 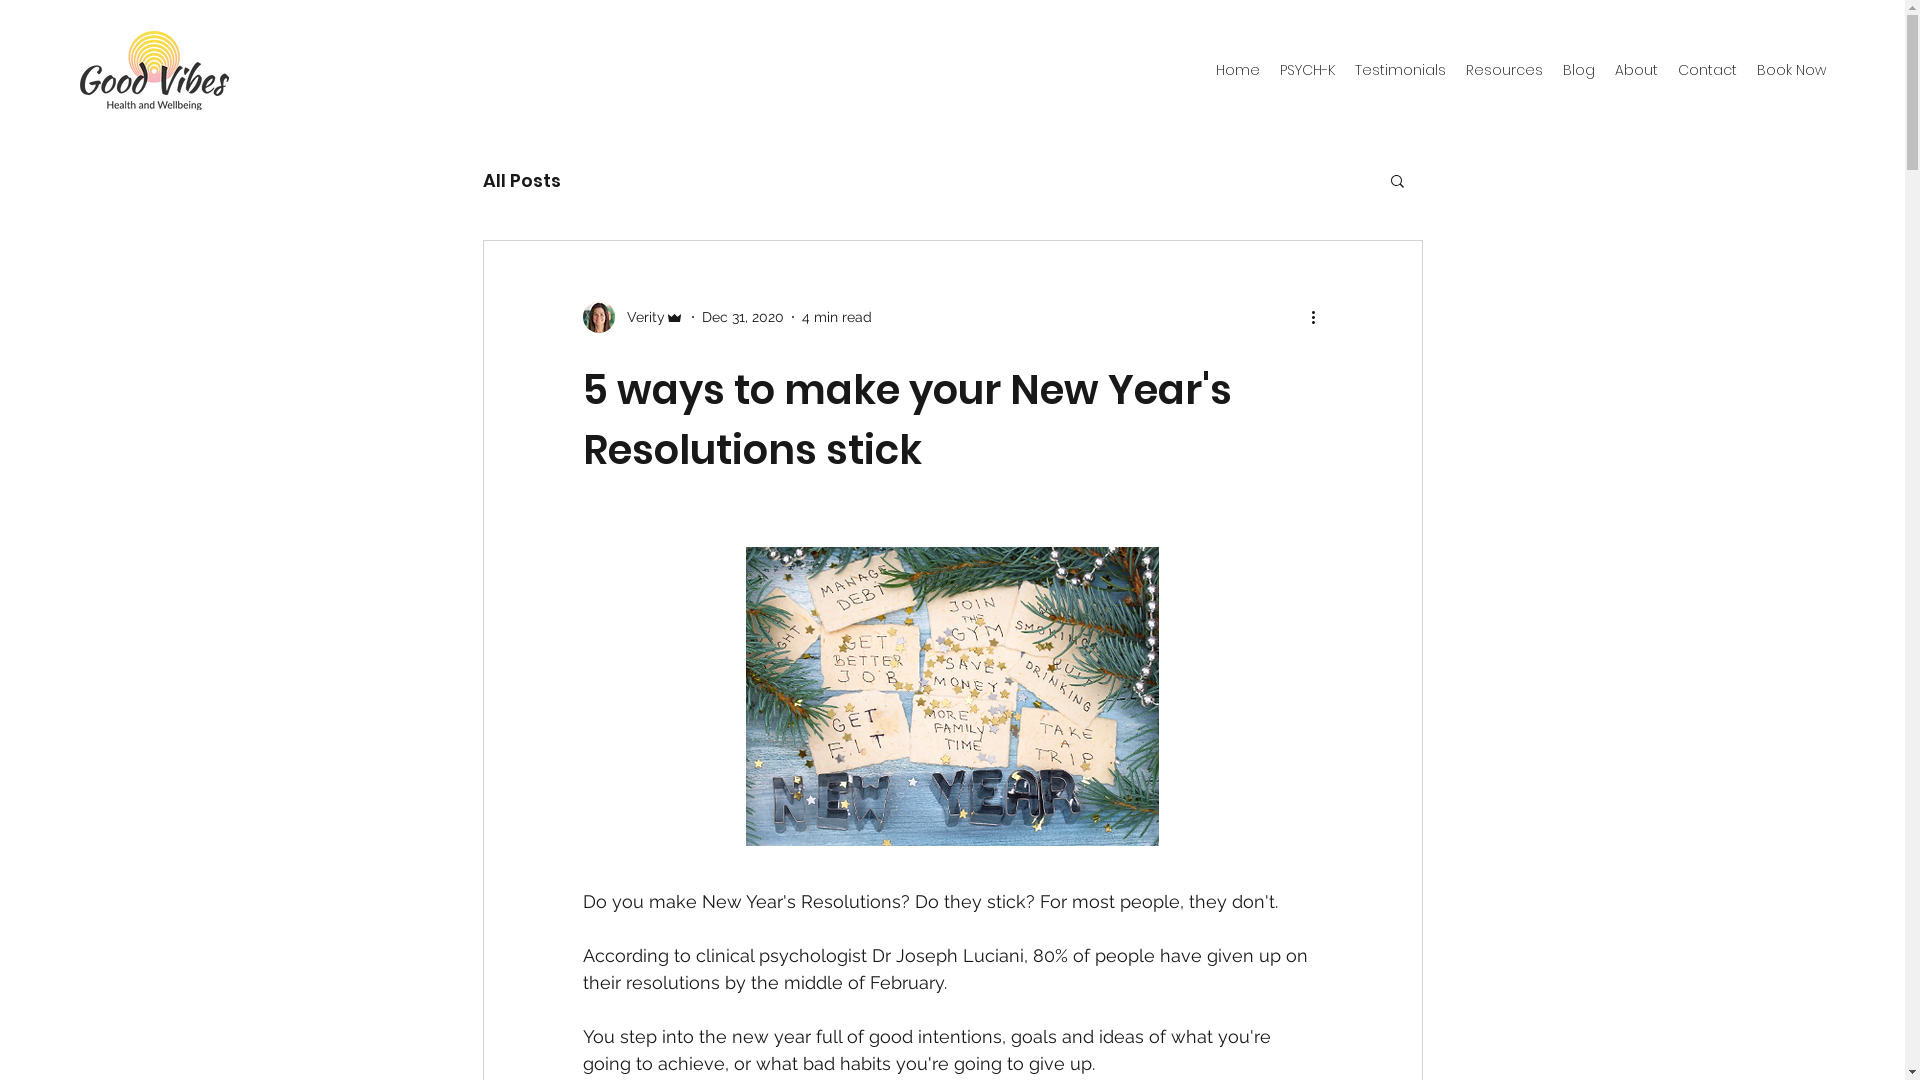 What do you see at coordinates (1204, 69) in the screenshot?
I see `'Home'` at bounding box center [1204, 69].